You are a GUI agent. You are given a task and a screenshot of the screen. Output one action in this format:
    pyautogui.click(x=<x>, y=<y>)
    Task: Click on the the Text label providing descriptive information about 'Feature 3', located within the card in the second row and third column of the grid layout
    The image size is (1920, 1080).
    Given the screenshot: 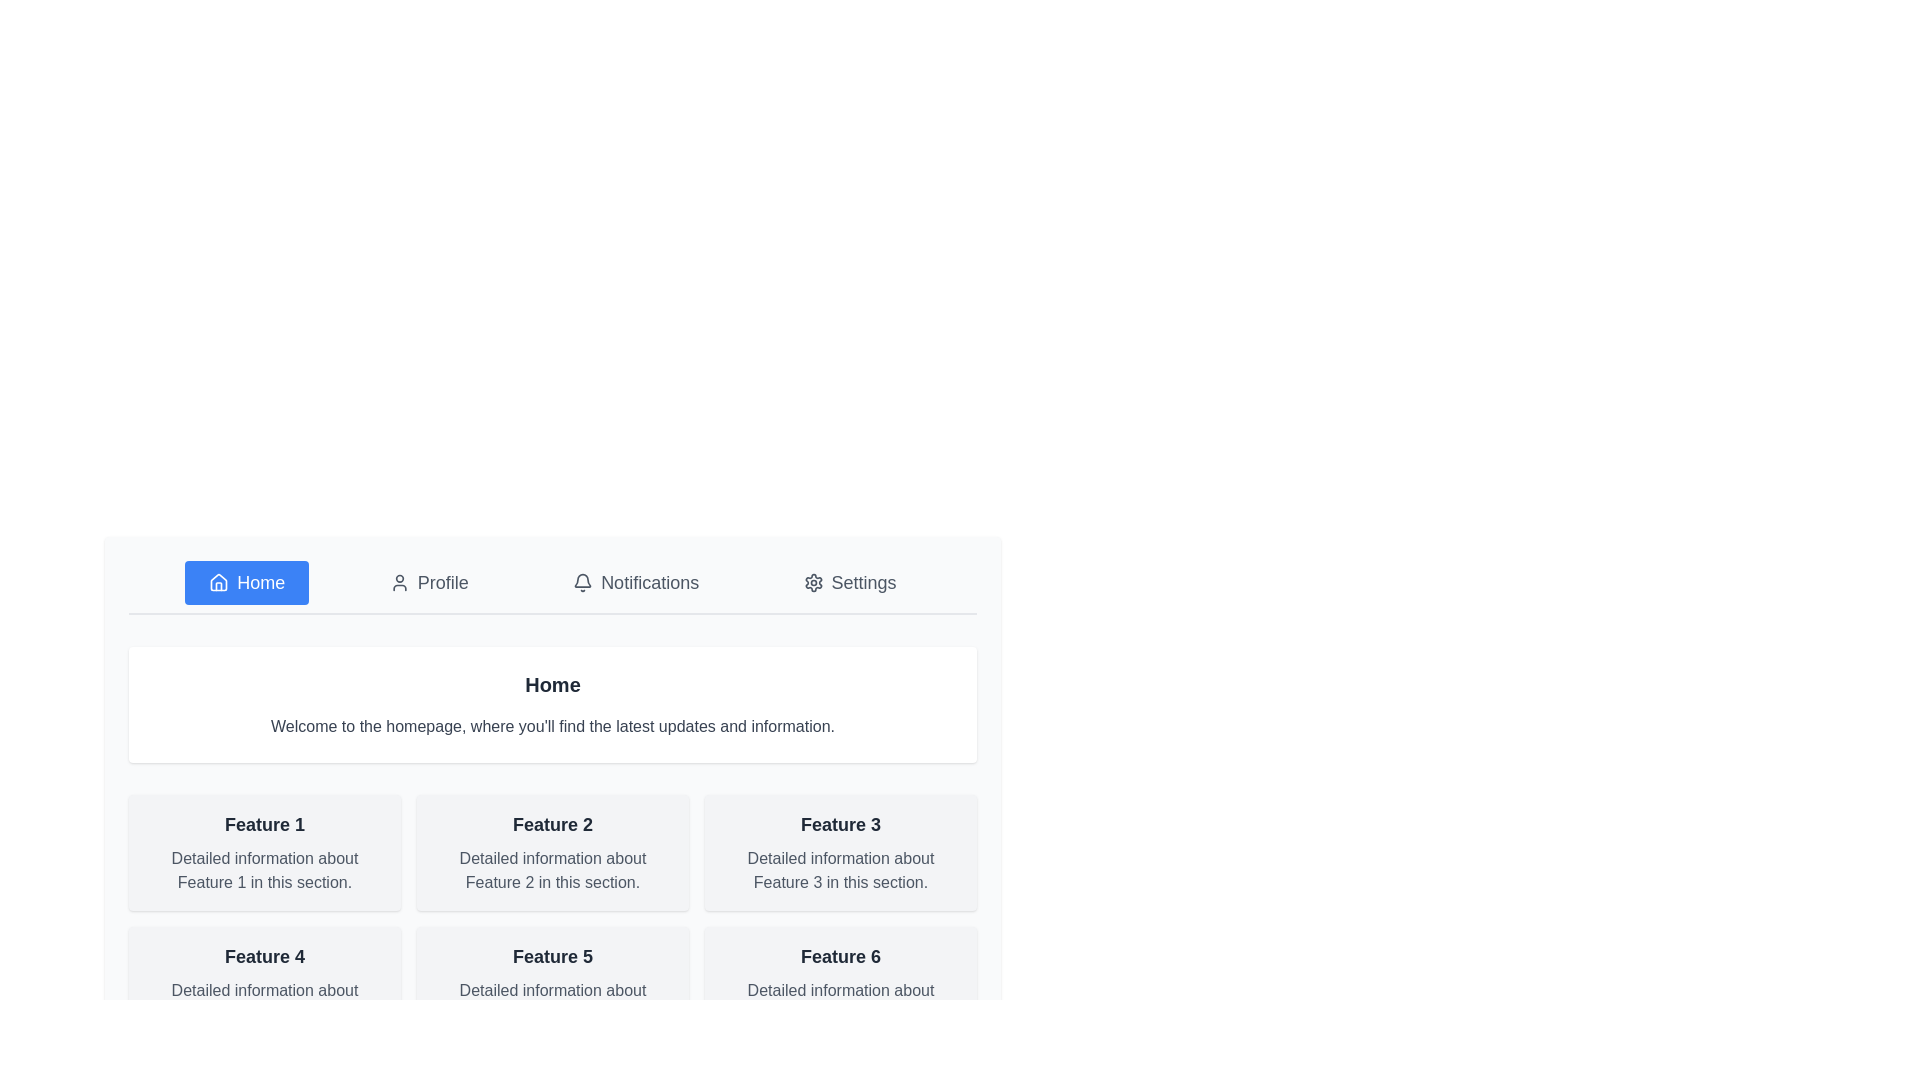 What is the action you would take?
    pyautogui.click(x=840, y=870)
    